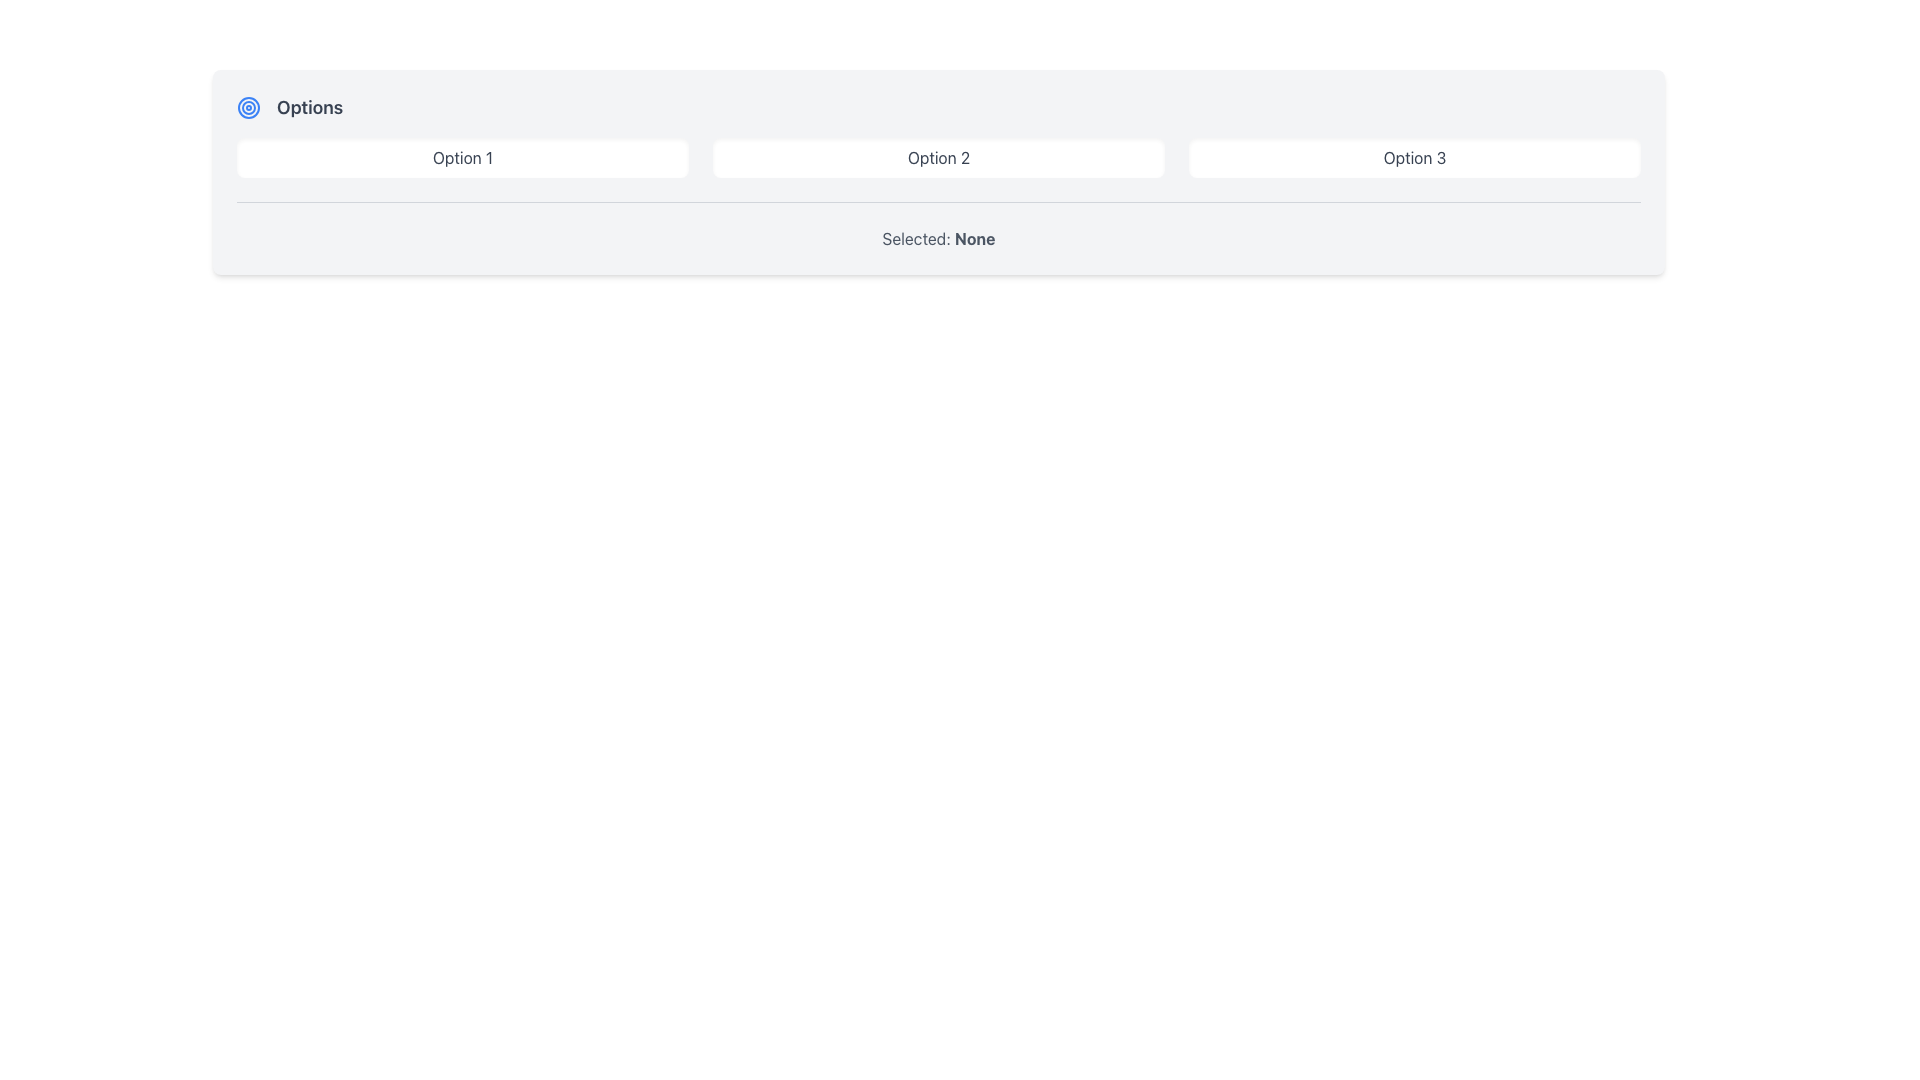  Describe the element at coordinates (1414, 157) in the screenshot. I see `the button labeled 'Option 3', which is the third button in a horizontal row of three buttons` at that location.